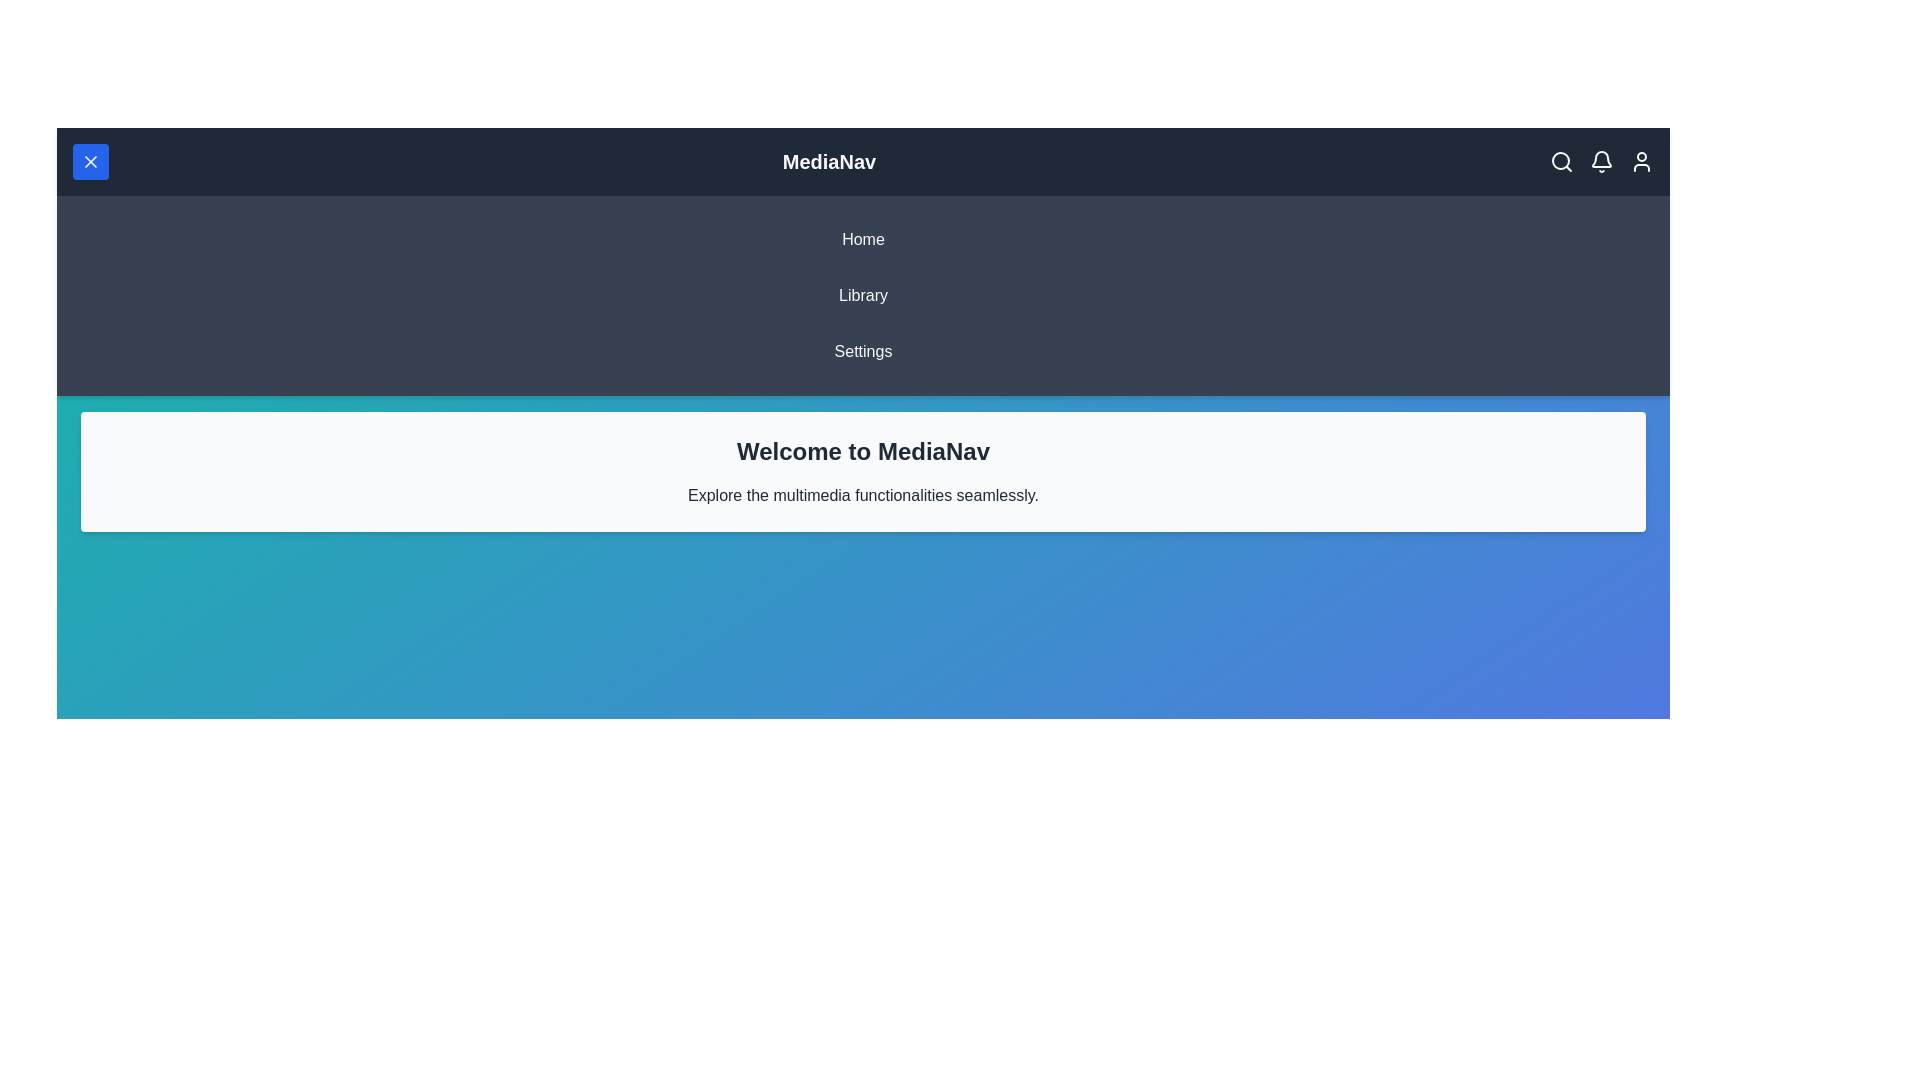 The image size is (1920, 1080). I want to click on the headline text 'Welcome to MediaNav' and read it, so click(863, 451).